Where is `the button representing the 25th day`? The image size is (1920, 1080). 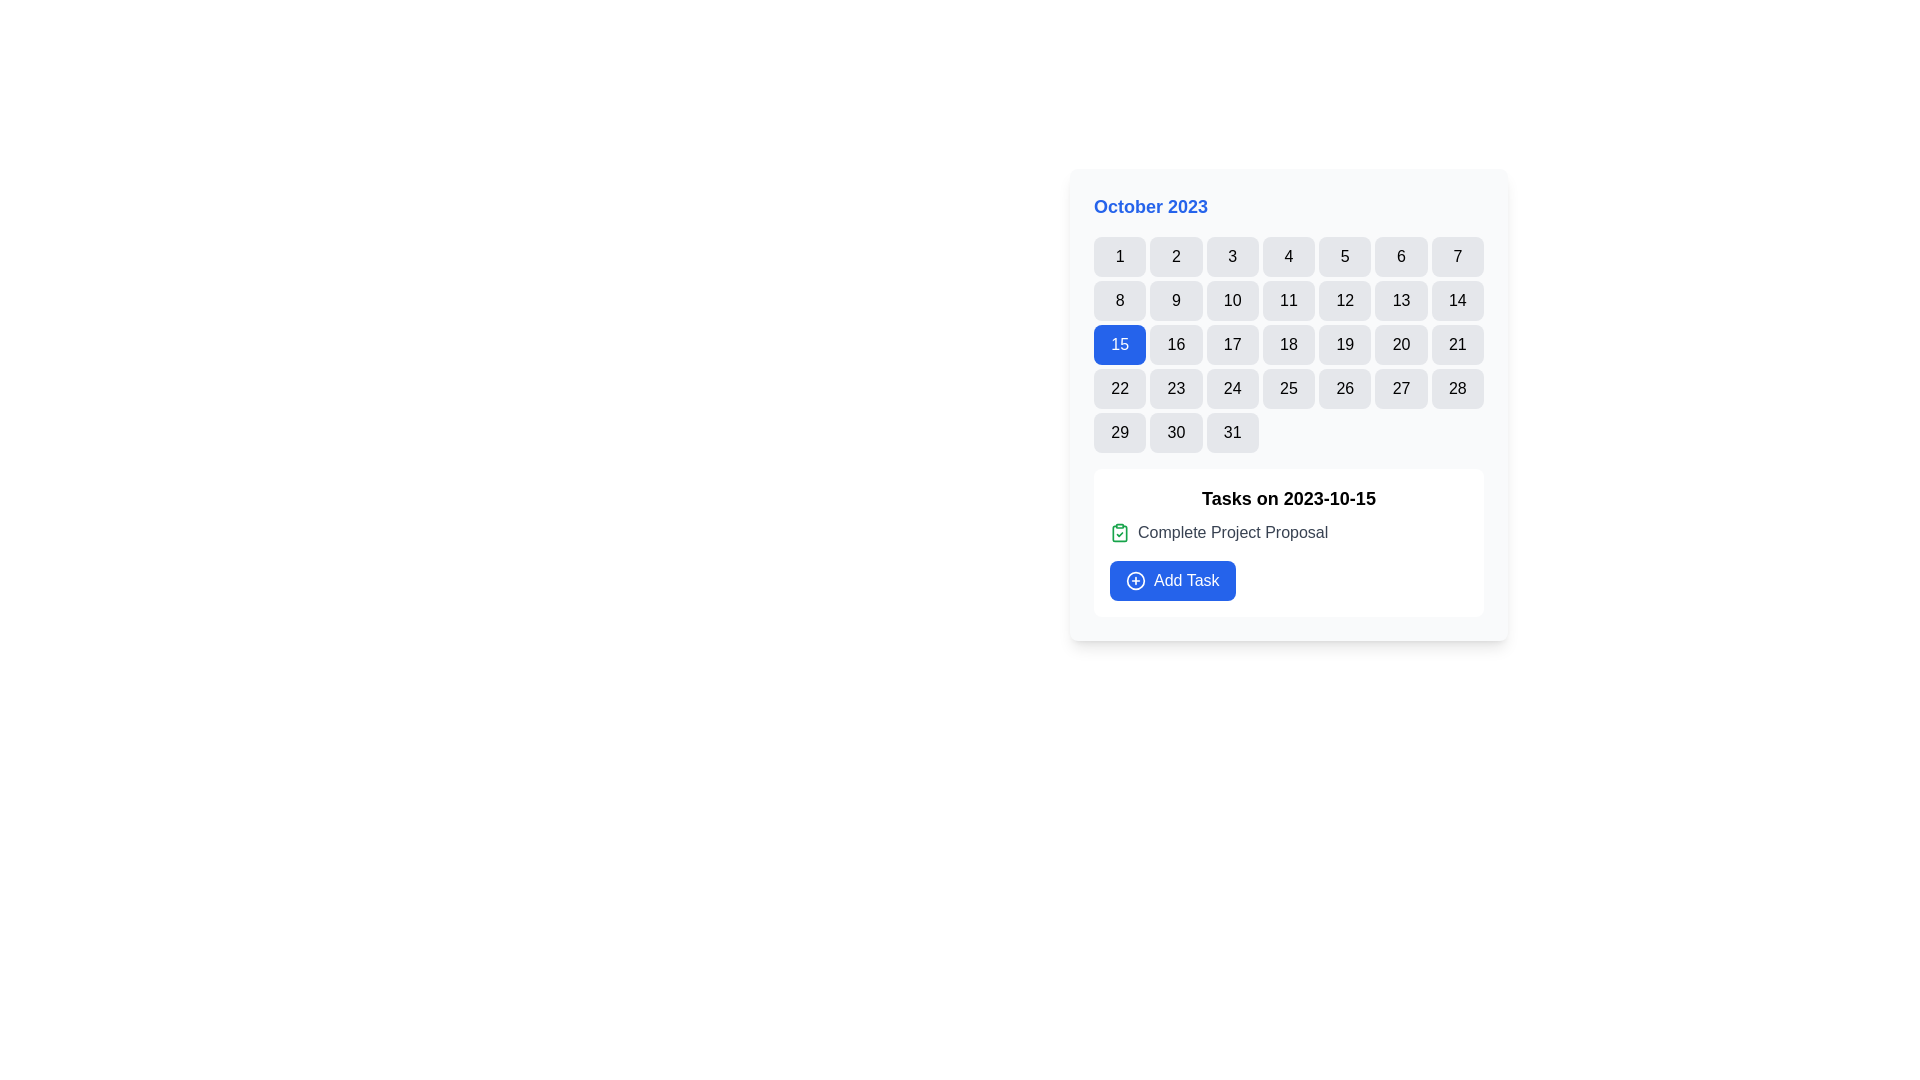
the button representing the 25th day is located at coordinates (1288, 389).